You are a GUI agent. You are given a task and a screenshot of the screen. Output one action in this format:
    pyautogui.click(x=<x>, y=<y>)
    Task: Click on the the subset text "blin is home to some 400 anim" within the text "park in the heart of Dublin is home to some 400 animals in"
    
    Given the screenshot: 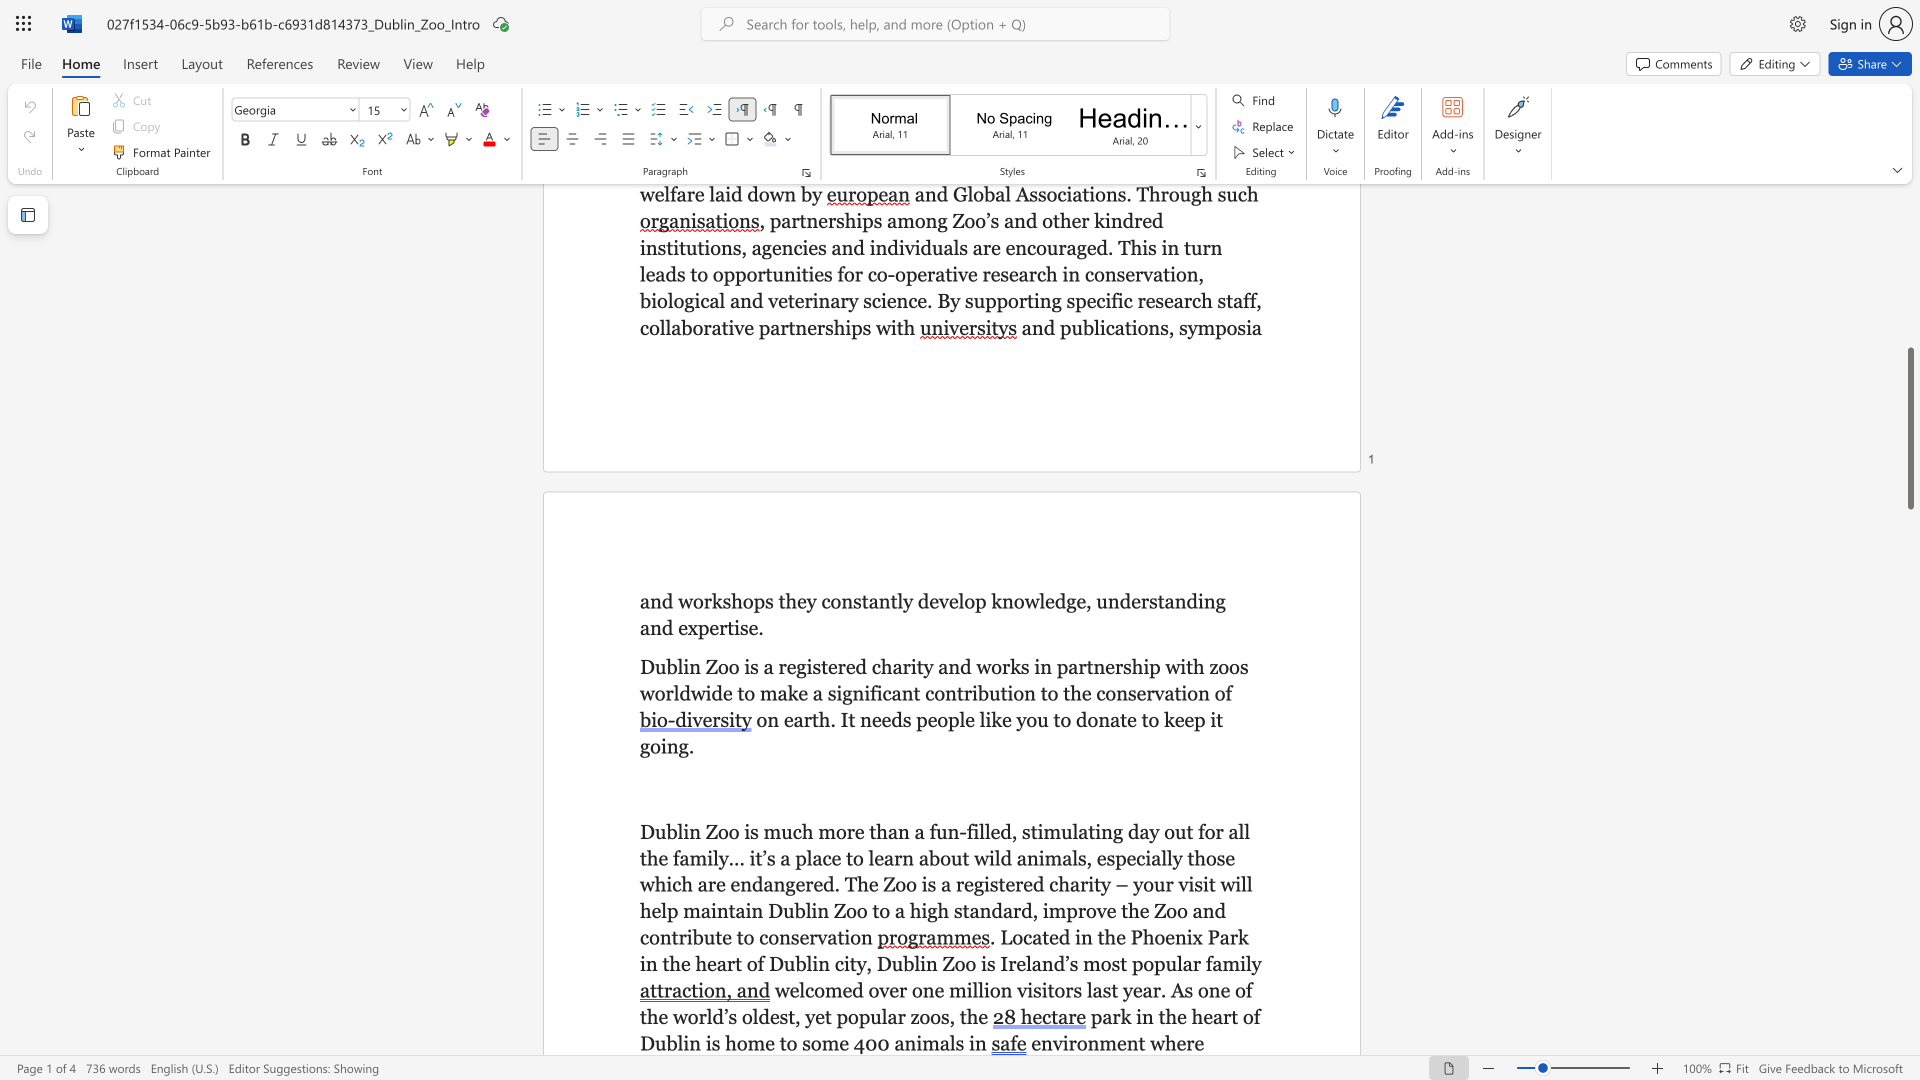 What is the action you would take?
    pyautogui.click(x=666, y=1042)
    